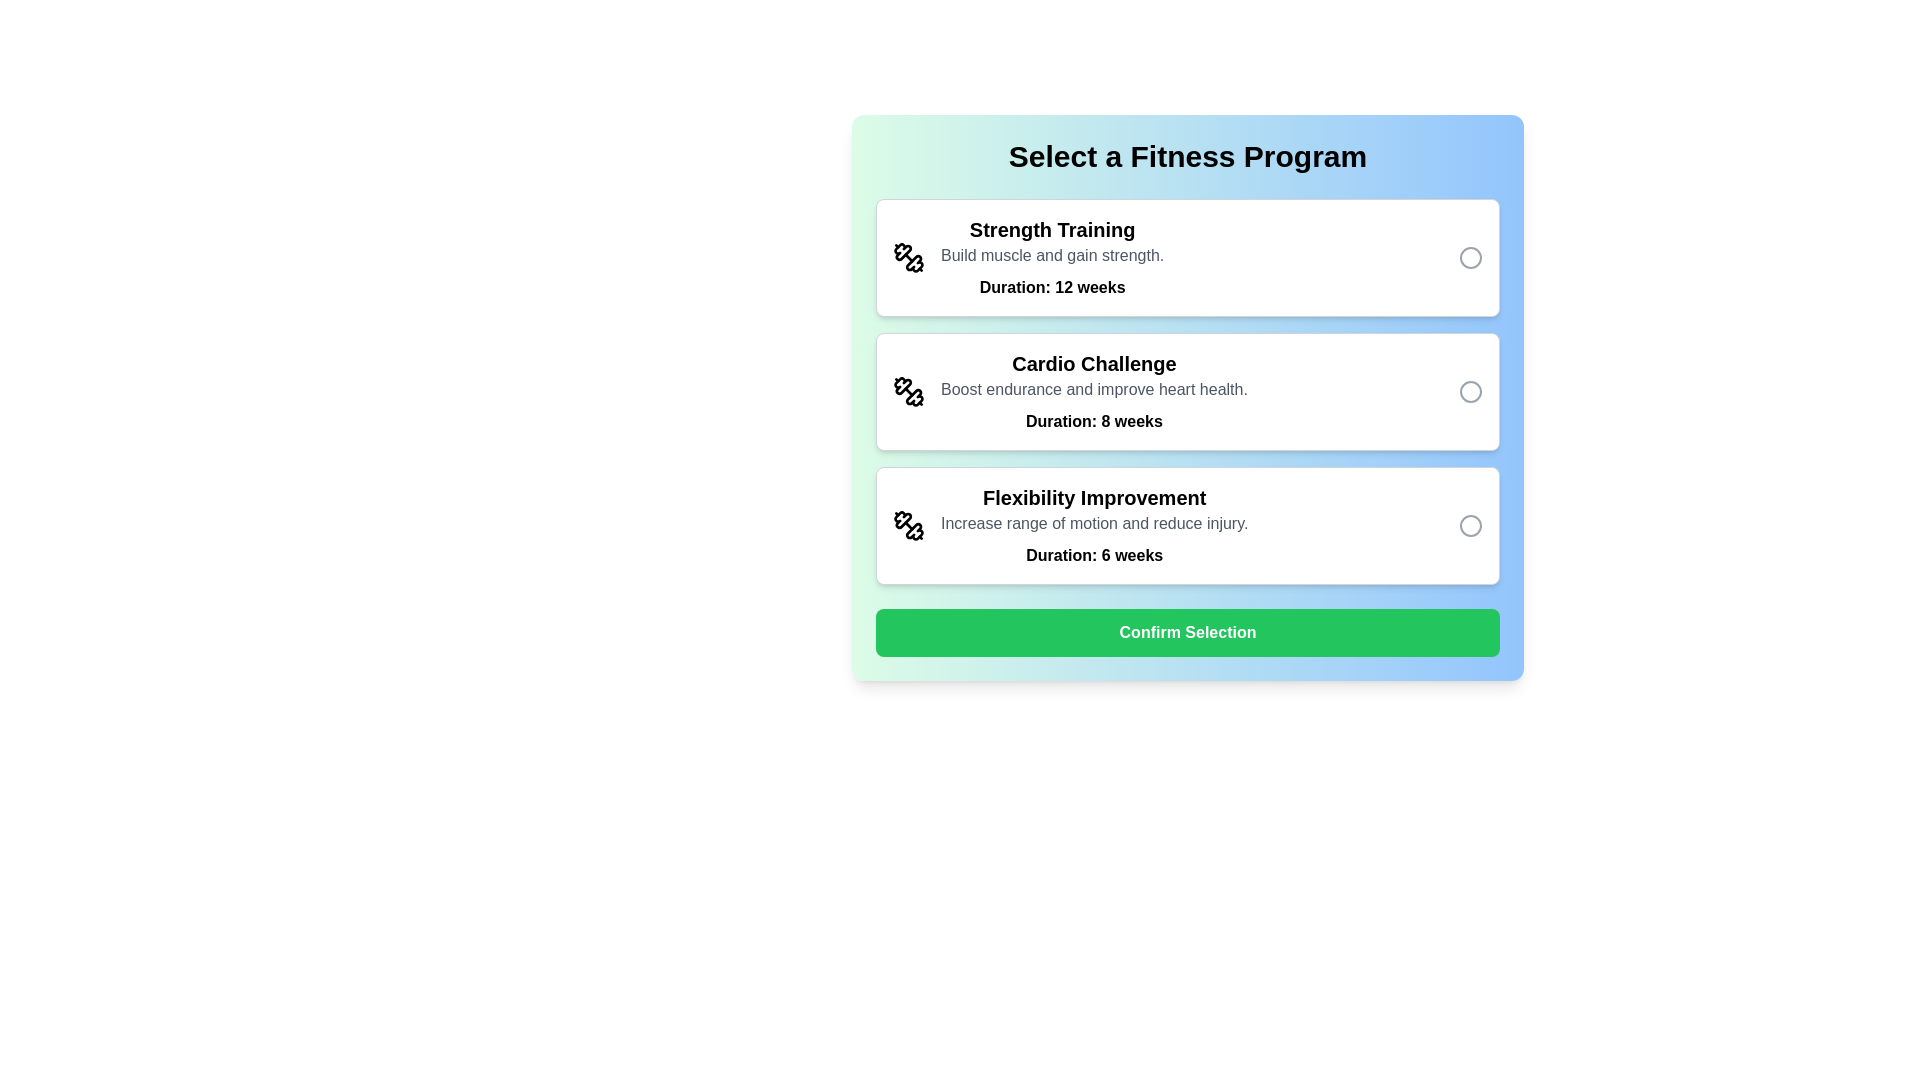 The width and height of the screenshot is (1920, 1080). What do you see at coordinates (1051, 288) in the screenshot?
I see `static text label displaying the duration of the fitness program located beneath the subtitle 'Build muscle and gain strength.' in the first card labeled 'Strength Training'` at bounding box center [1051, 288].